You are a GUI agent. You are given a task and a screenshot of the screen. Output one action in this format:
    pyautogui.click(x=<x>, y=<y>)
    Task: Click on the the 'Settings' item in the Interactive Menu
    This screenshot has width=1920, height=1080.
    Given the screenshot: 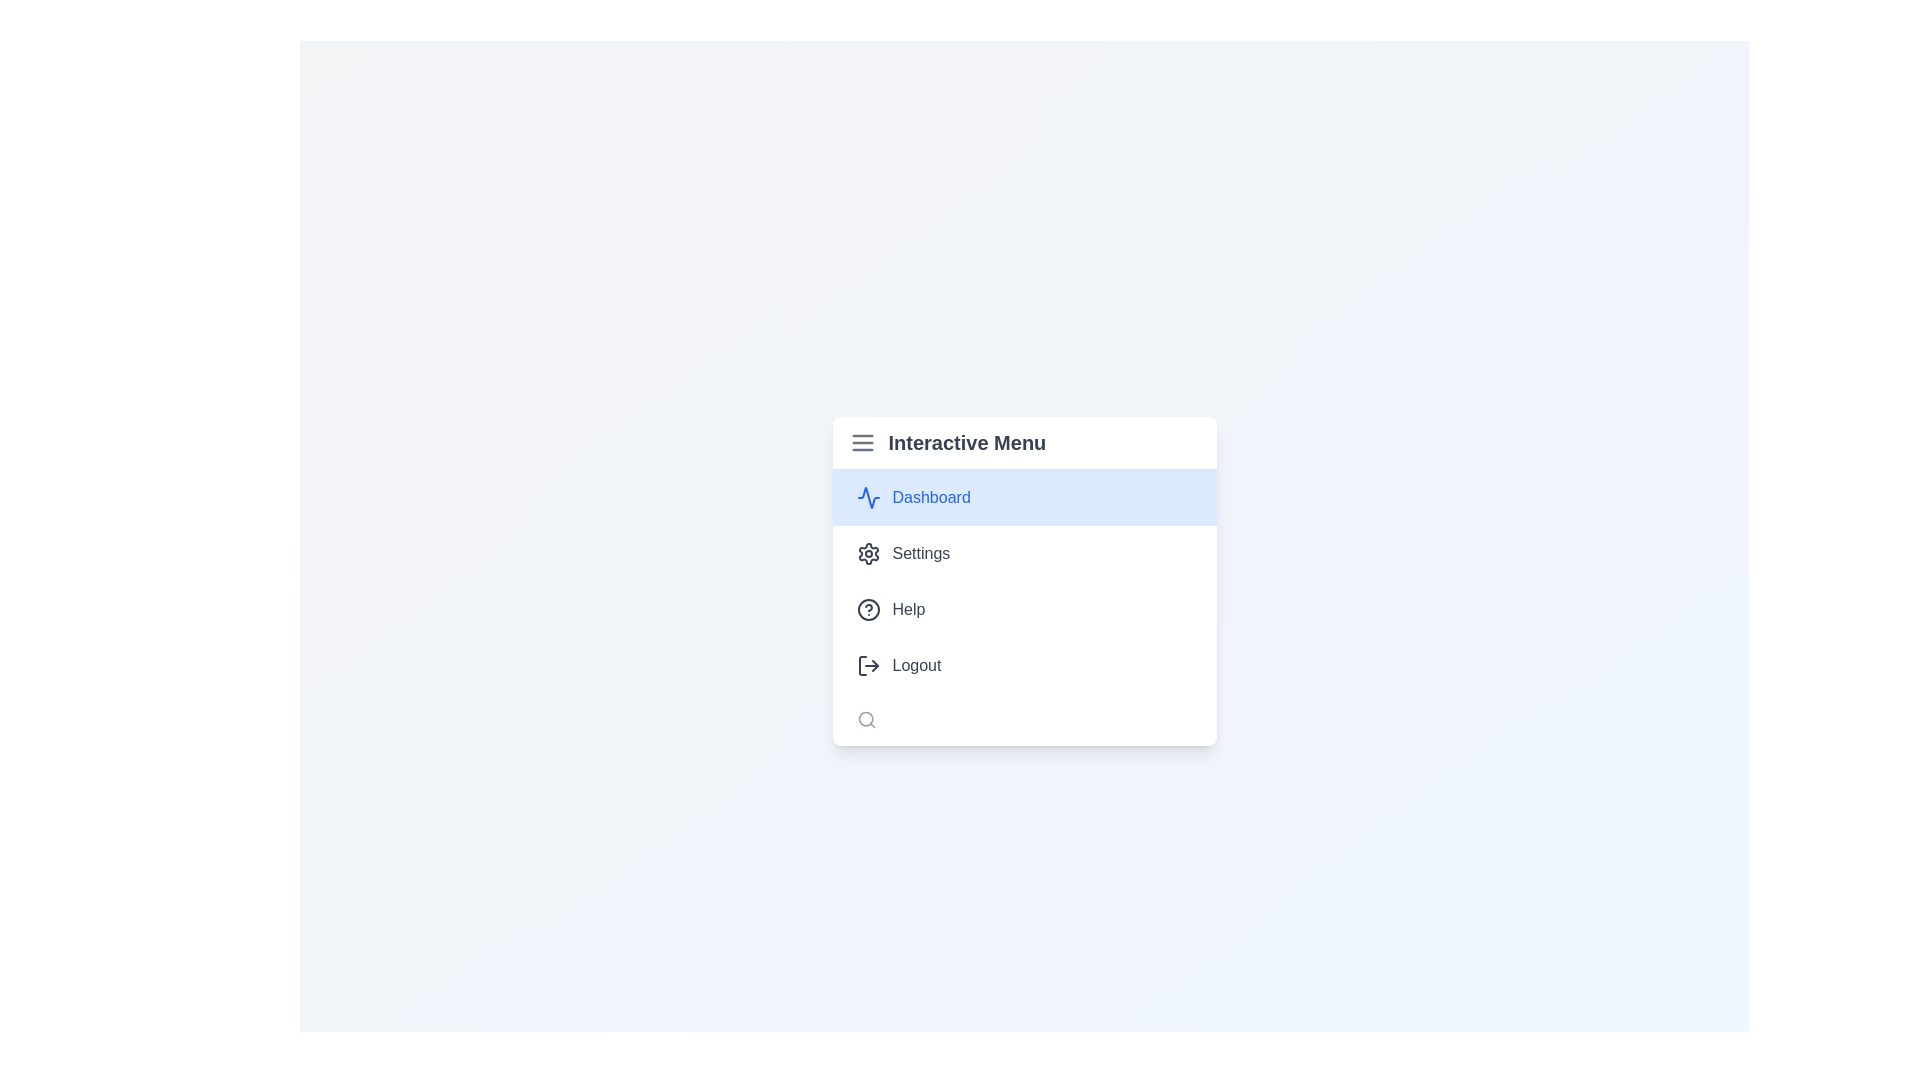 What is the action you would take?
    pyautogui.click(x=1024, y=581)
    